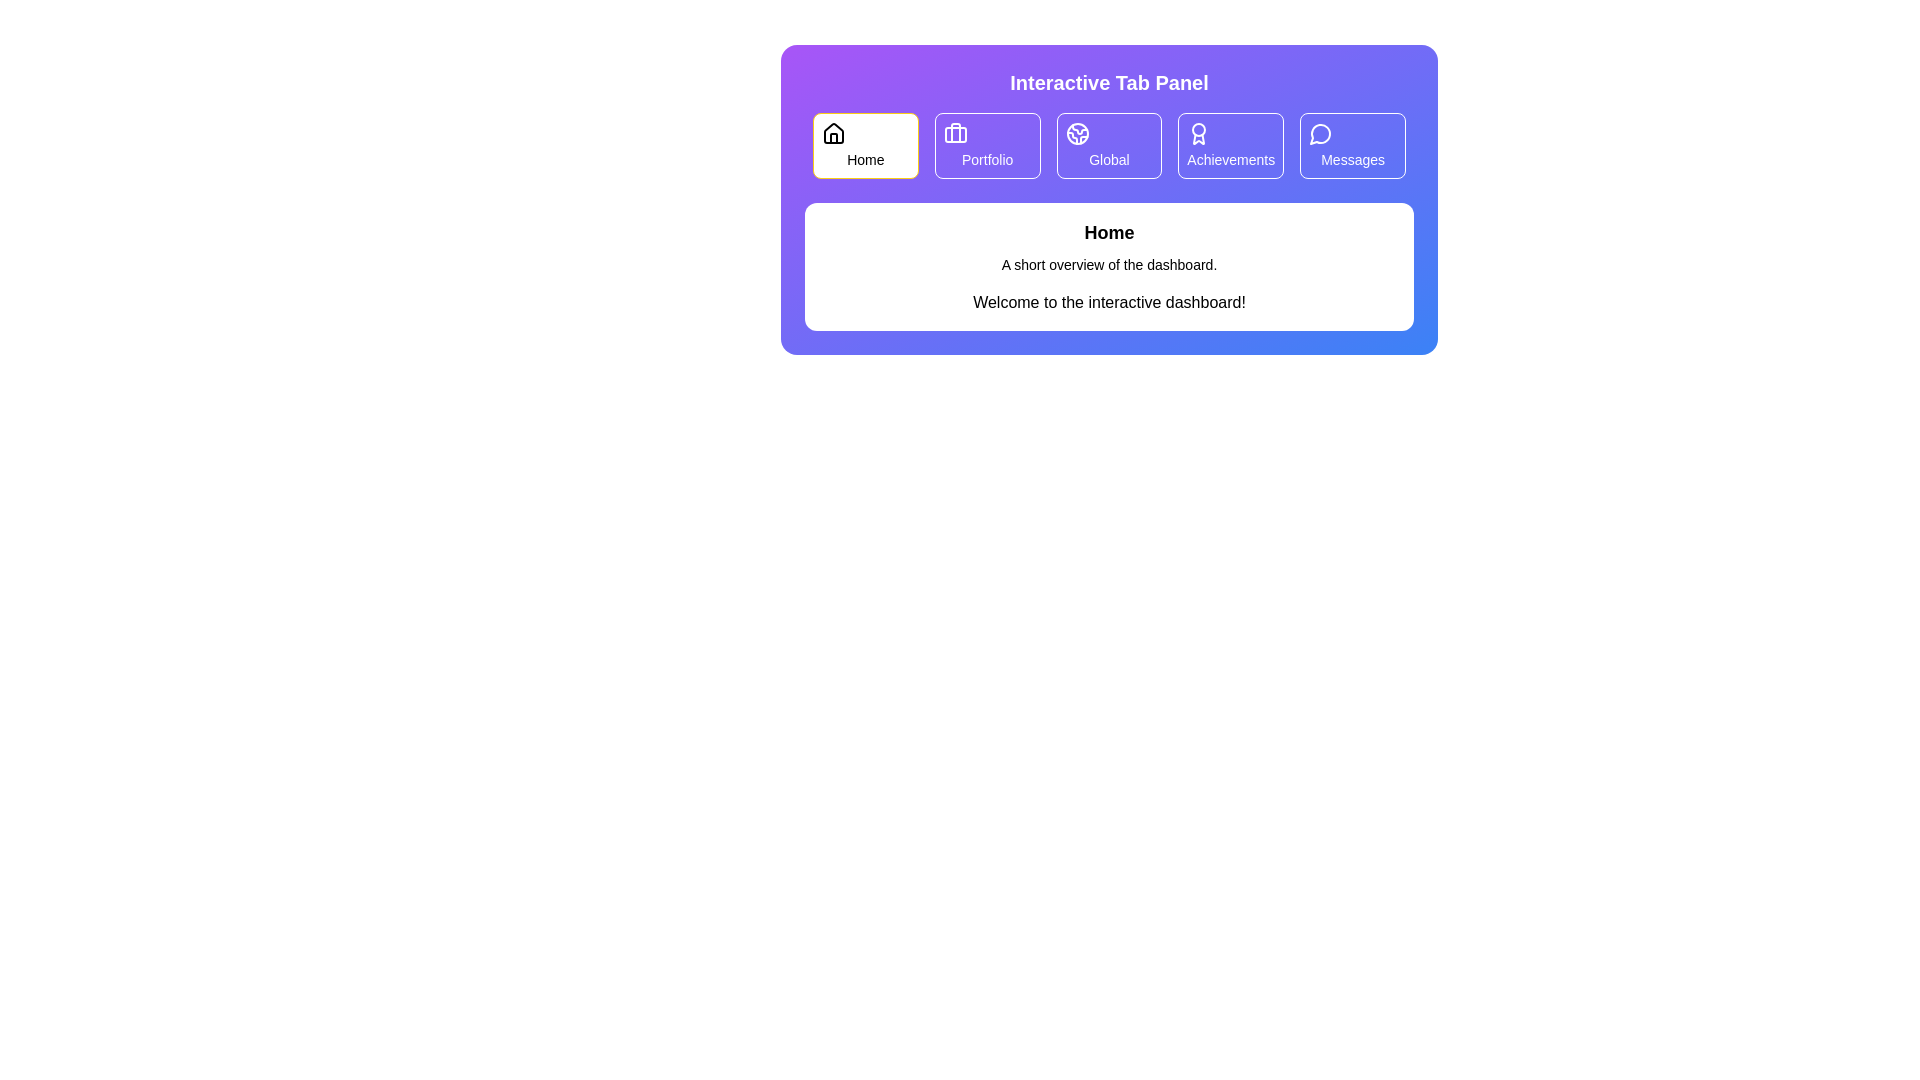  What do you see at coordinates (1230, 158) in the screenshot?
I see `the text label associated with the fourth button in the navigation bar` at bounding box center [1230, 158].